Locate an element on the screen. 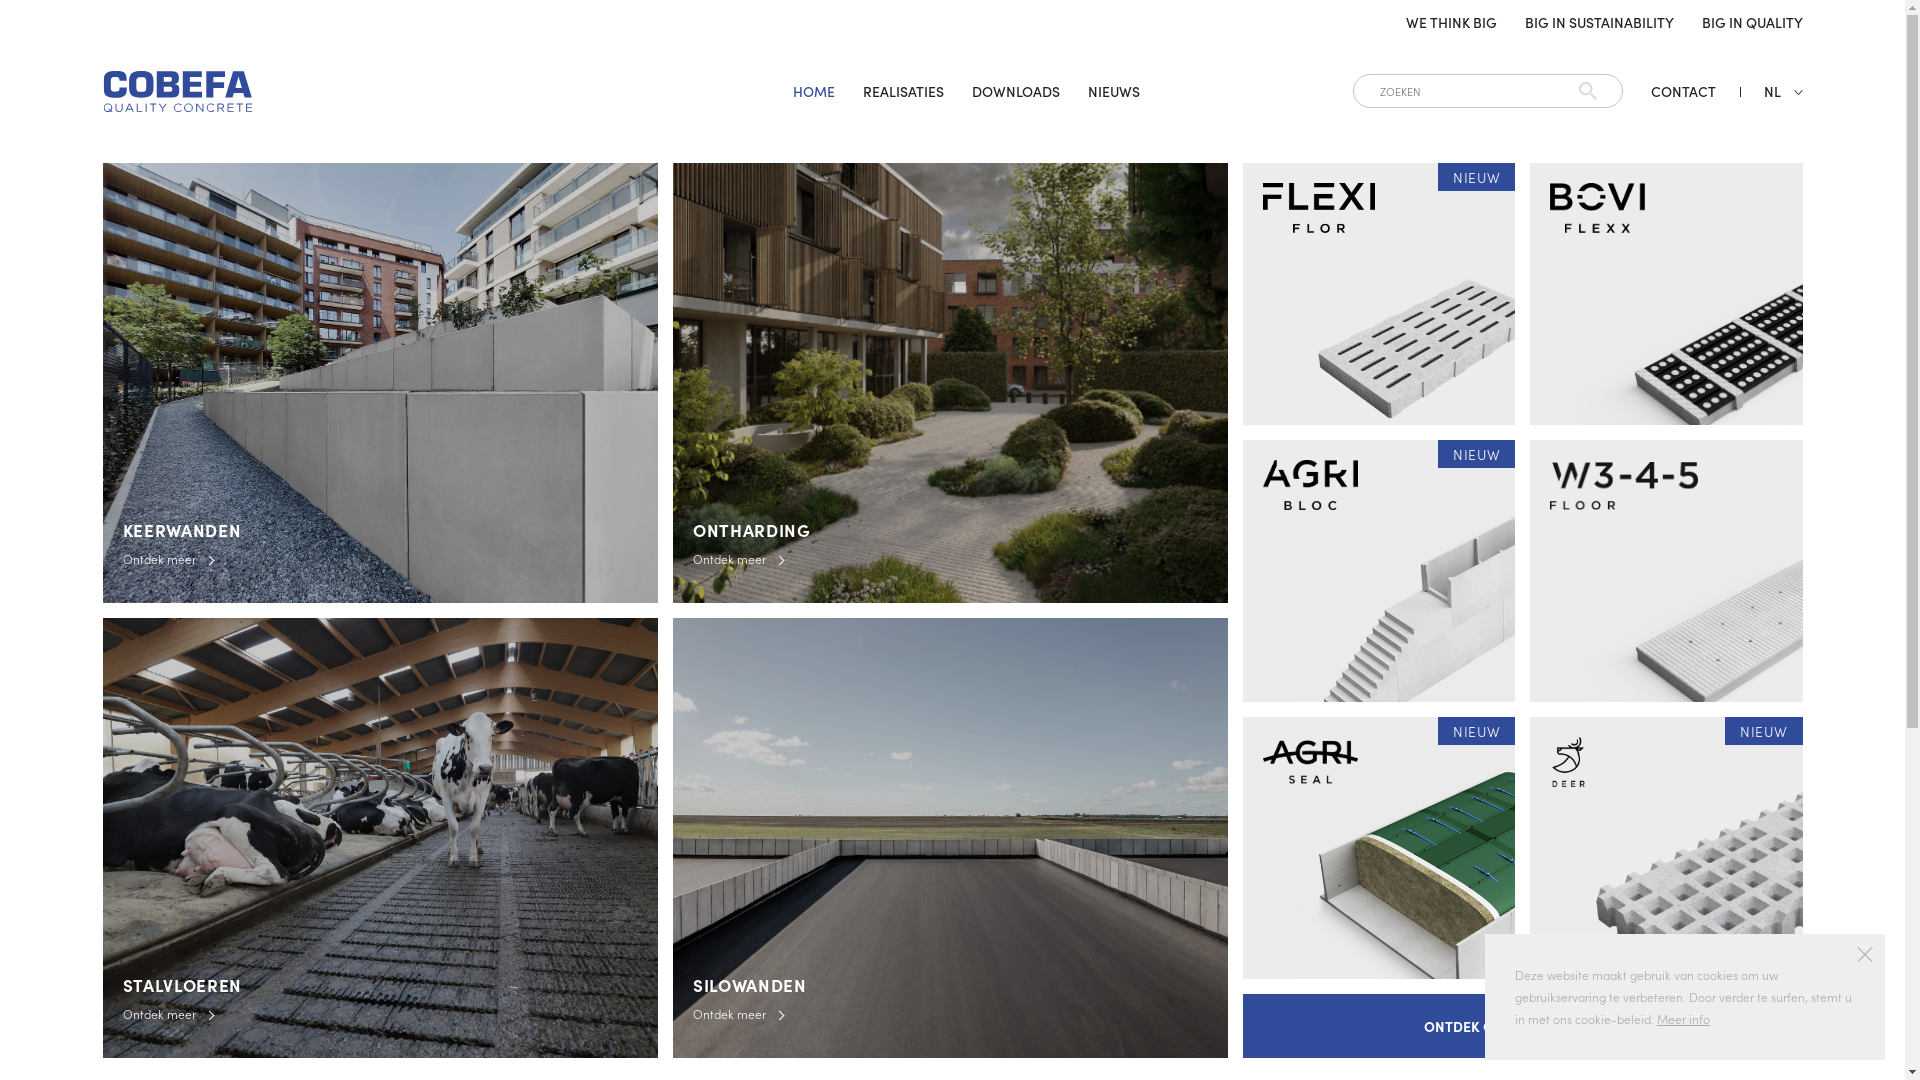 This screenshot has width=1920, height=1080. 'KEERWANDEN is located at coordinates (379, 382).